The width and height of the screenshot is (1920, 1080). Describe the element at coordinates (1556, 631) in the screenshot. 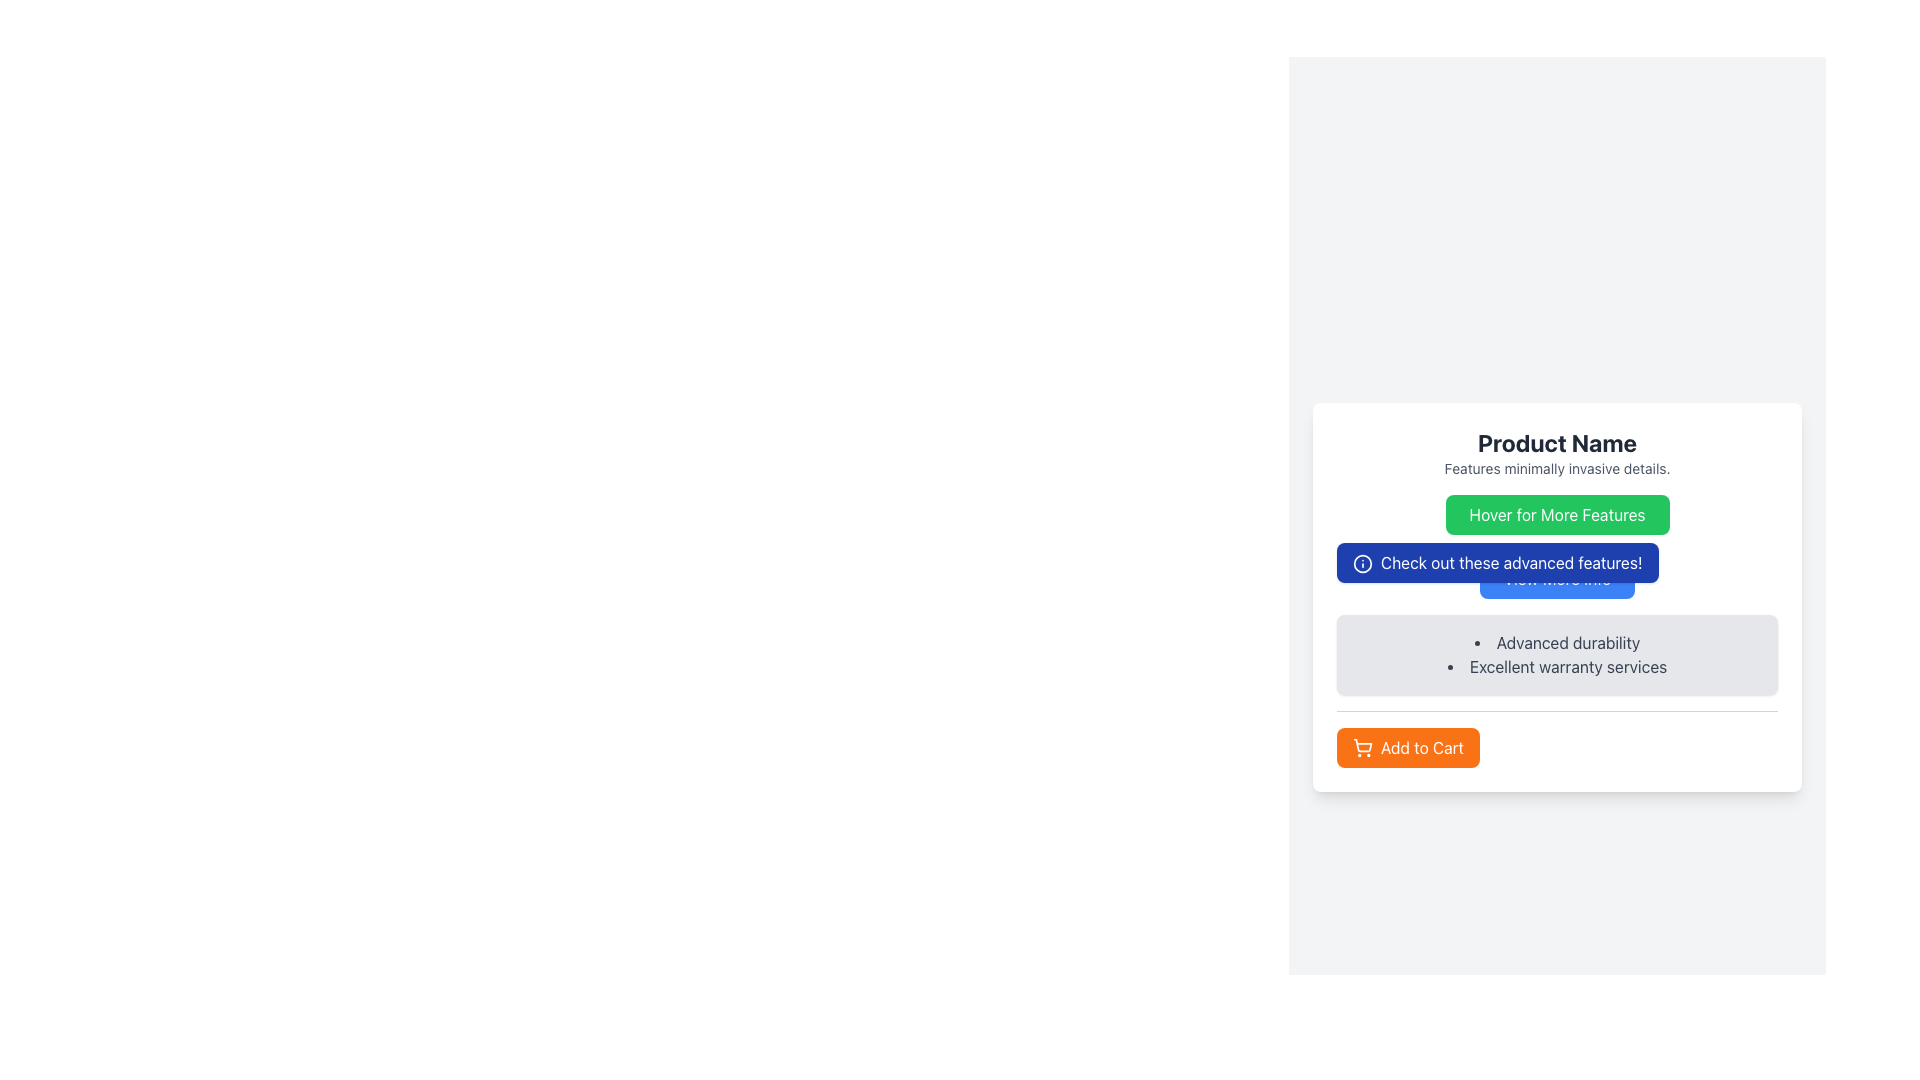

I see `the Informational panel which is a gray, rounded rectangular box displaying bullet points 'Advanced durability' and 'Excellent warranty services'` at that location.